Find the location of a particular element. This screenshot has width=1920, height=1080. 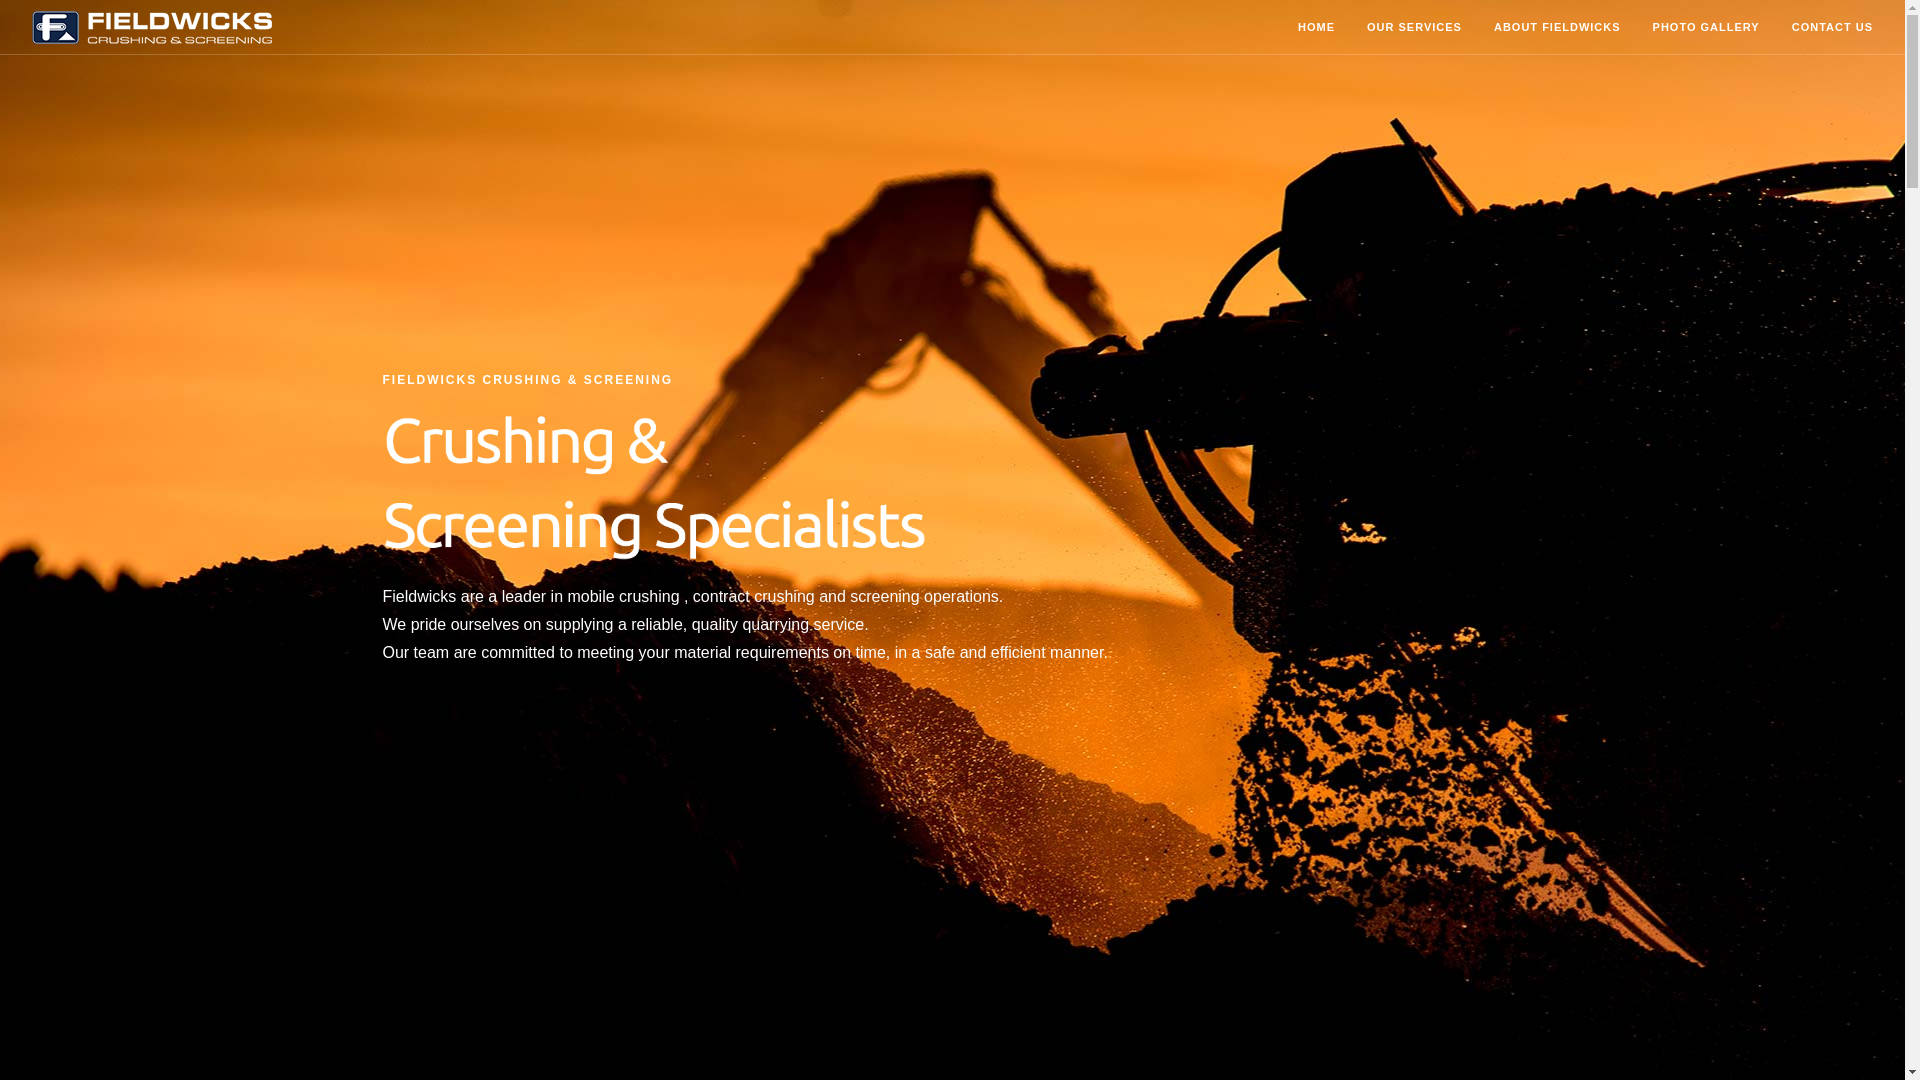

'ABOUT FIELDWICKS' is located at coordinates (1556, 28).